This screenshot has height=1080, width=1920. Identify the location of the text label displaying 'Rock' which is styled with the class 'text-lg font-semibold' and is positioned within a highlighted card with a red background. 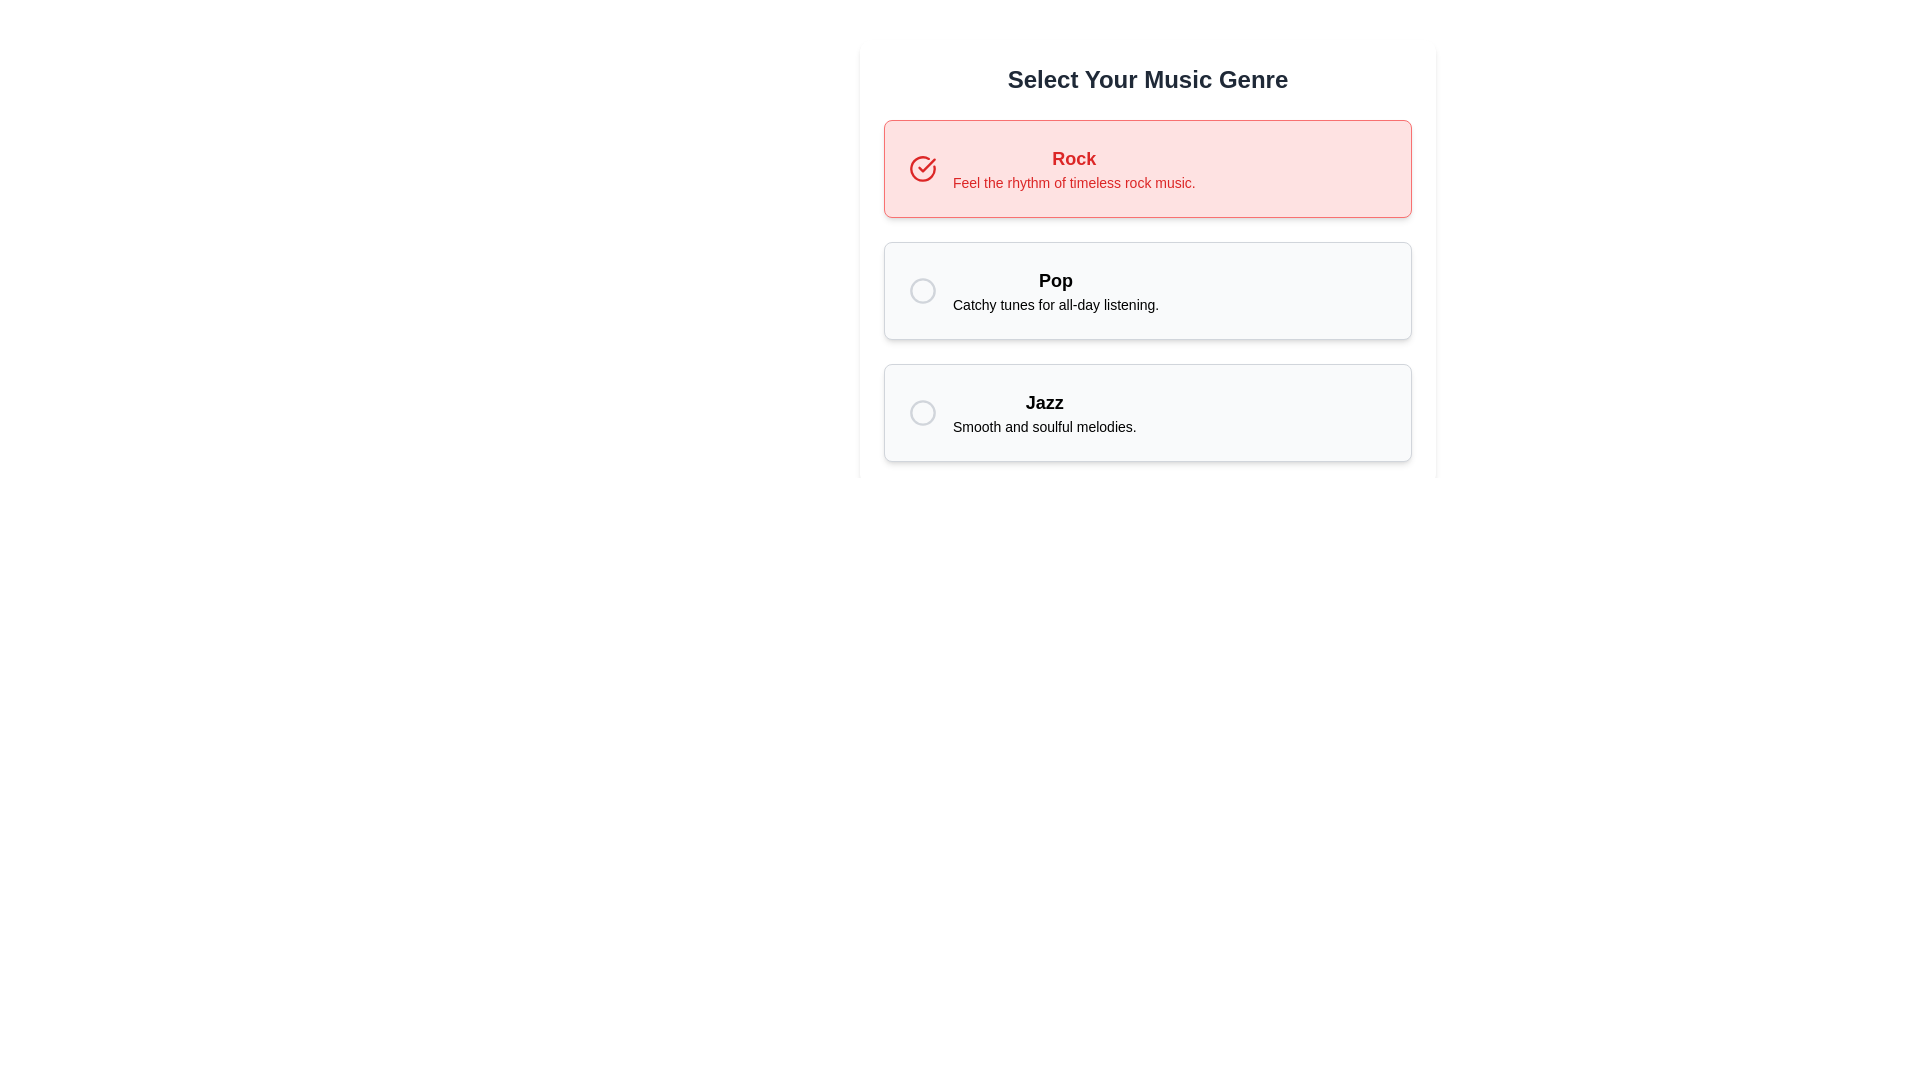
(1073, 157).